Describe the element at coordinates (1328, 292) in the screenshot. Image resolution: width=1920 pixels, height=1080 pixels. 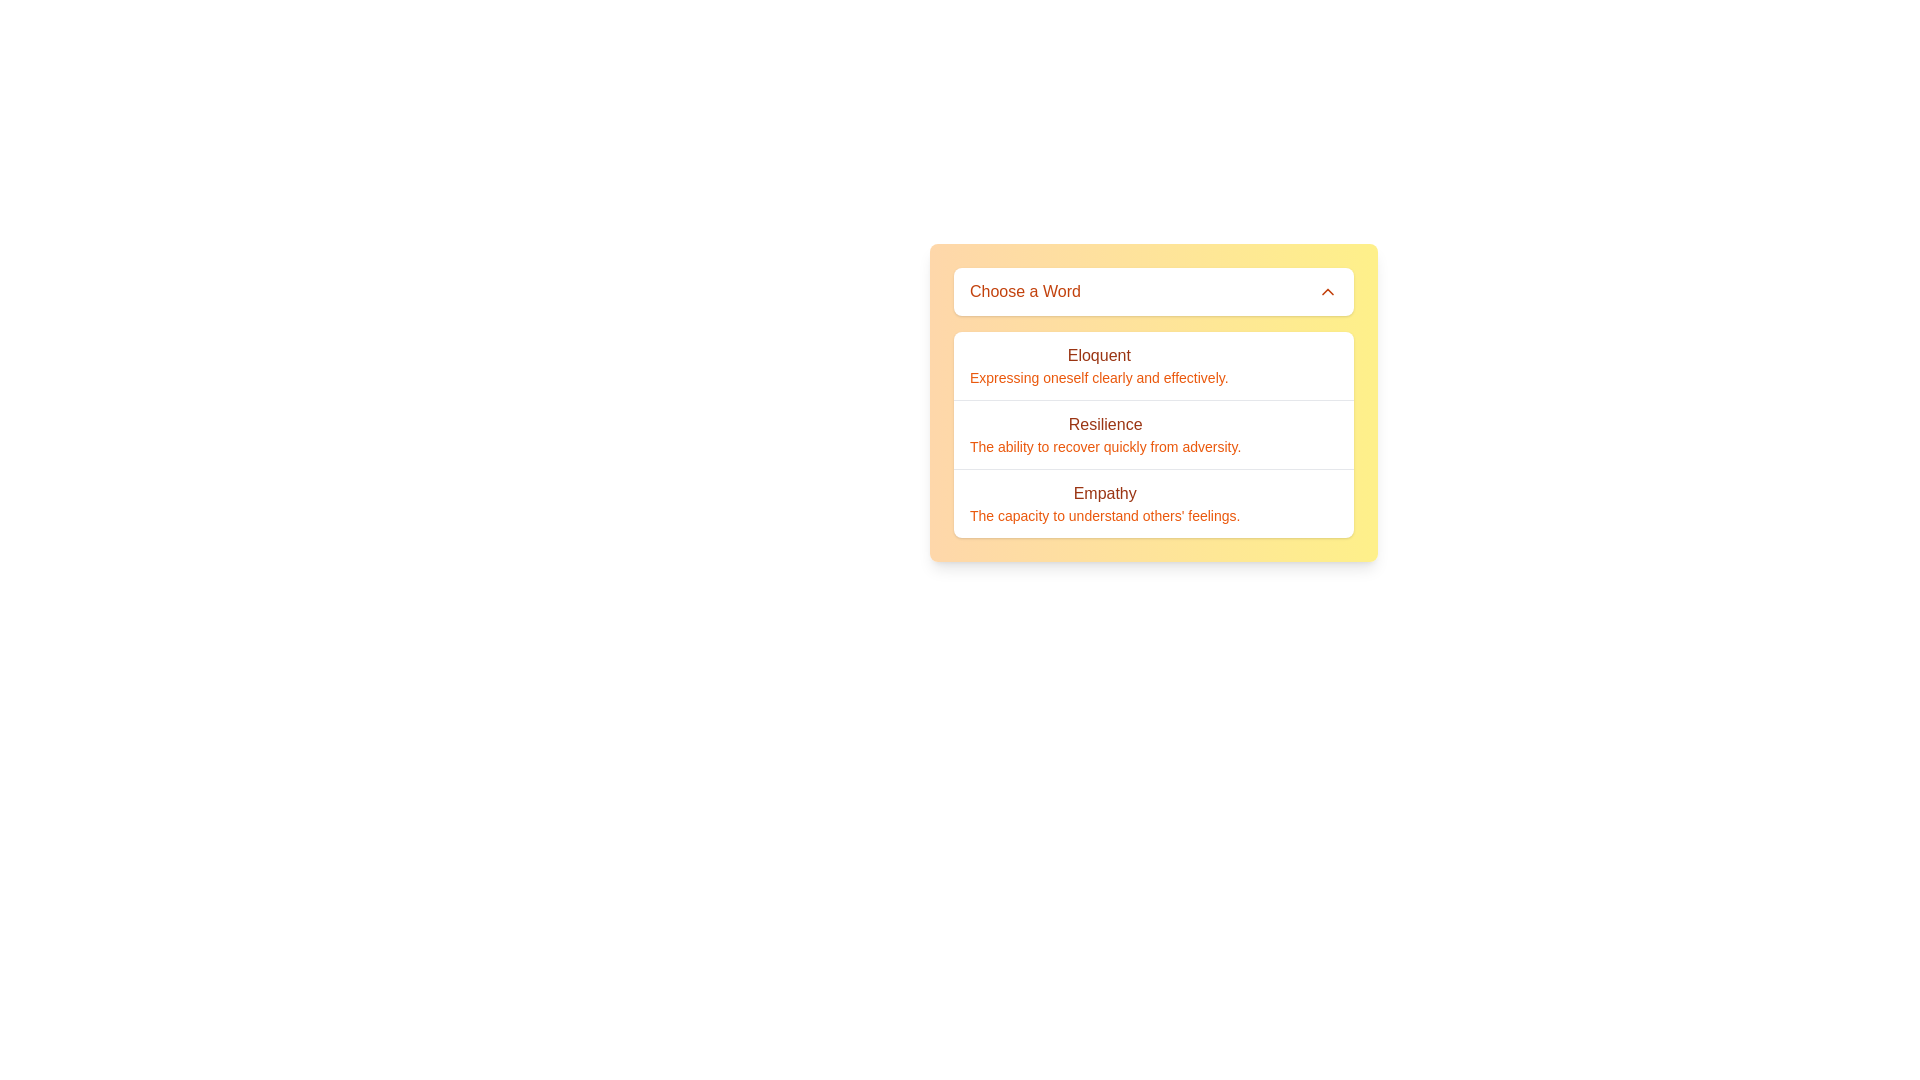
I see `the upward-pointing chevron icon located in the upper right of the 'Choose a Word' header to review potential interactivity` at that location.